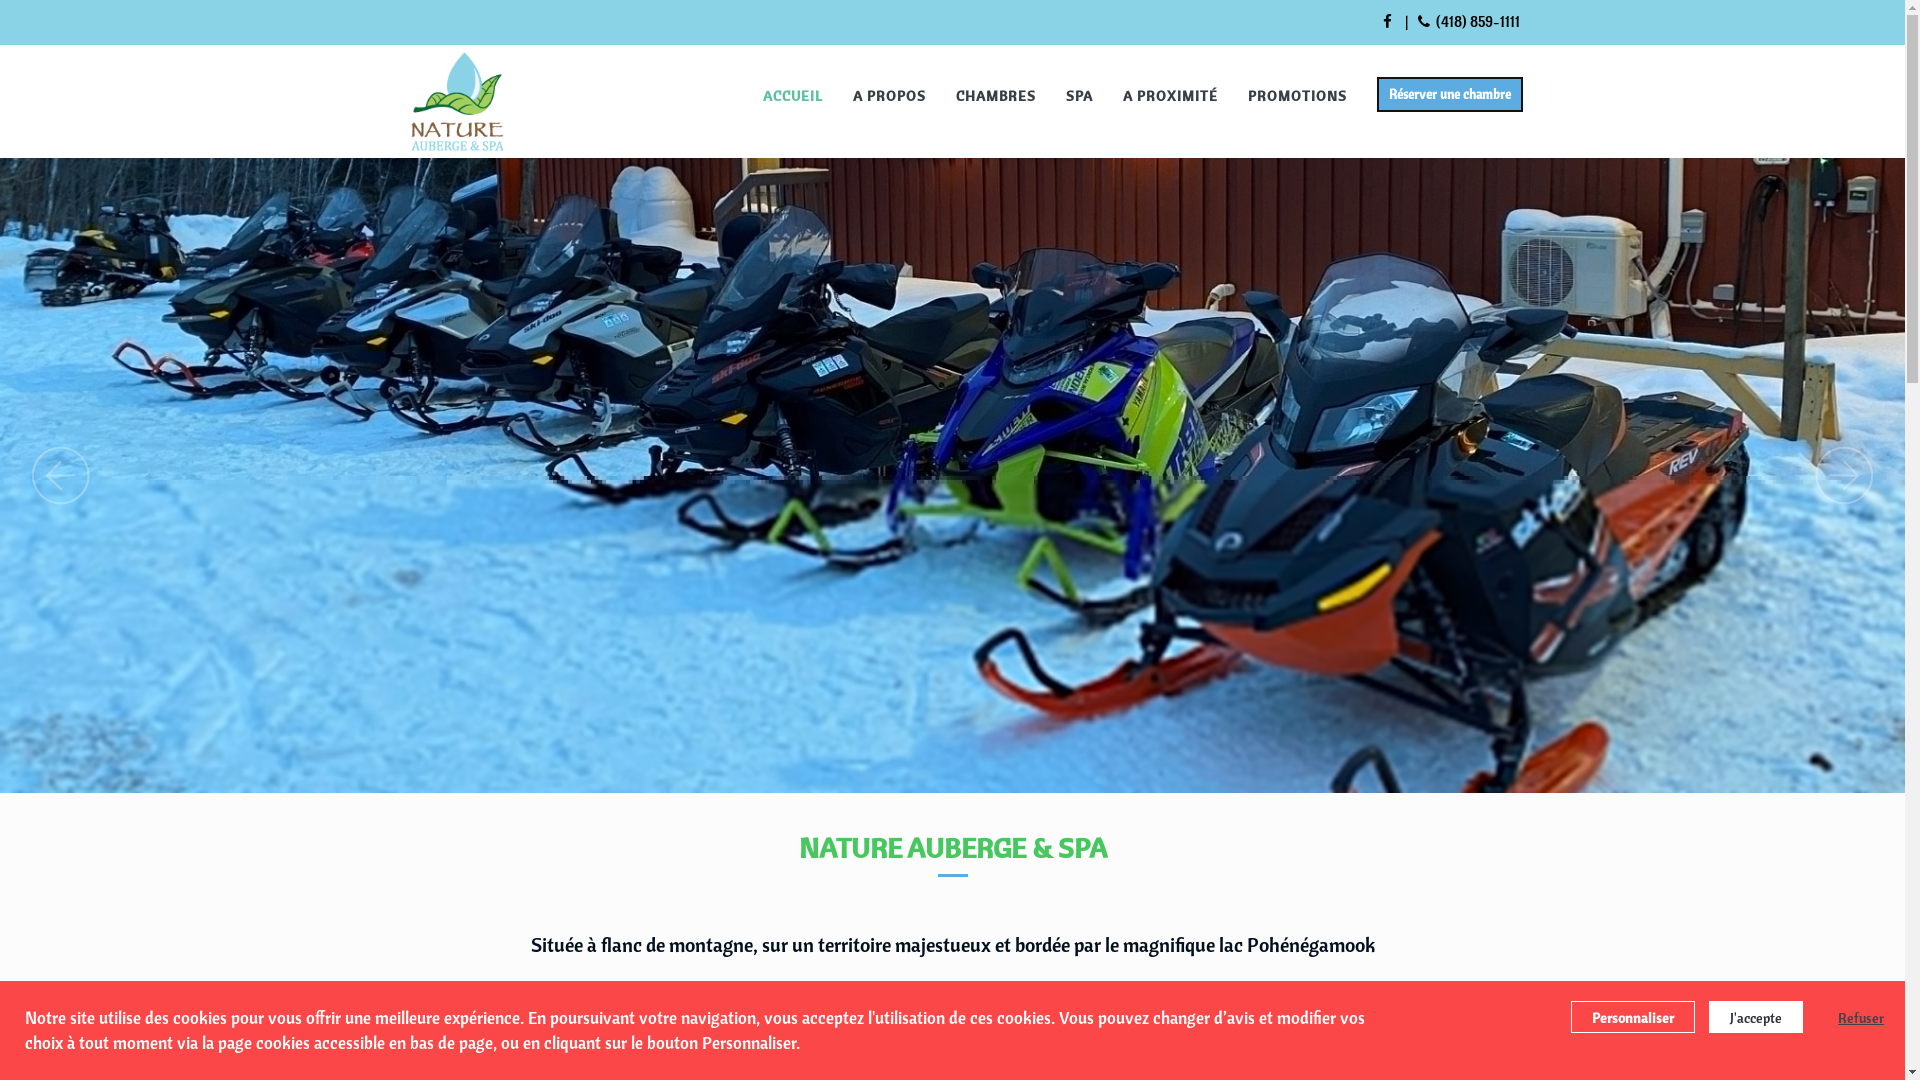  What do you see at coordinates (994, 95) in the screenshot?
I see `'CHAMBRES'` at bounding box center [994, 95].